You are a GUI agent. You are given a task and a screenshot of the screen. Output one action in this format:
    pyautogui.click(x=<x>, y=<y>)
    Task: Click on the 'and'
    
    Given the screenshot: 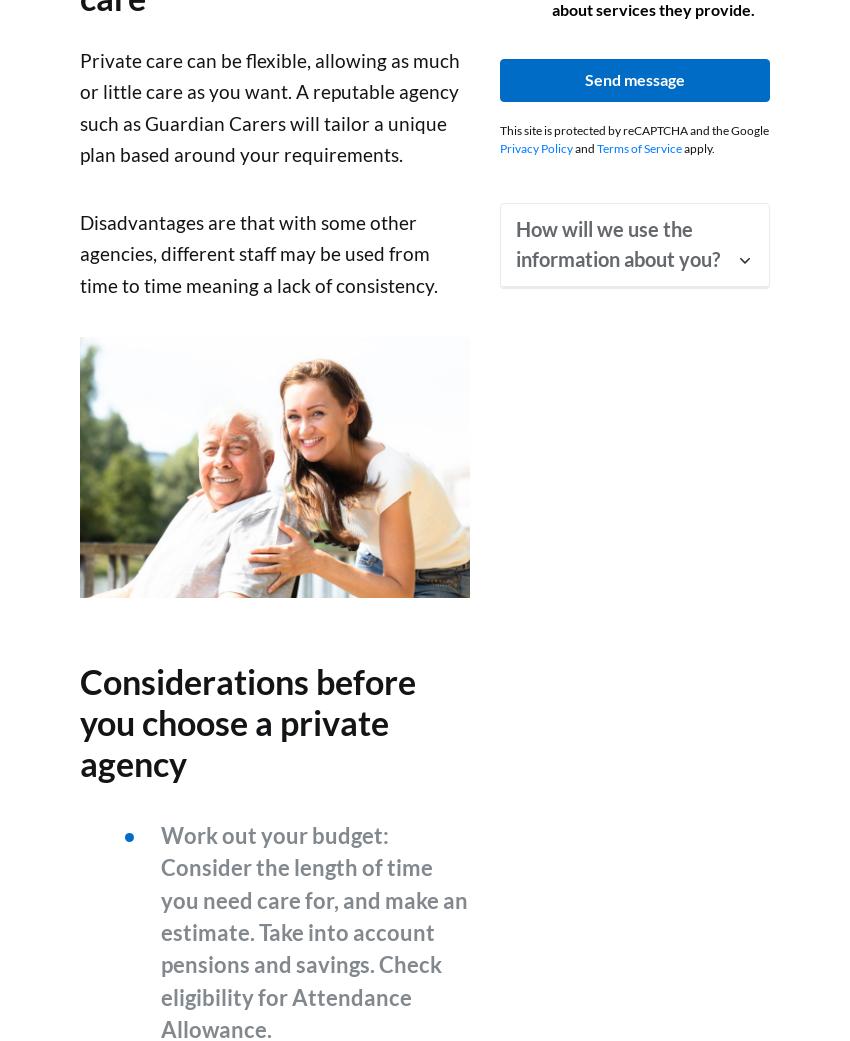 What is the action you would take?
    pyautogui.click(x=584, y=147)
    